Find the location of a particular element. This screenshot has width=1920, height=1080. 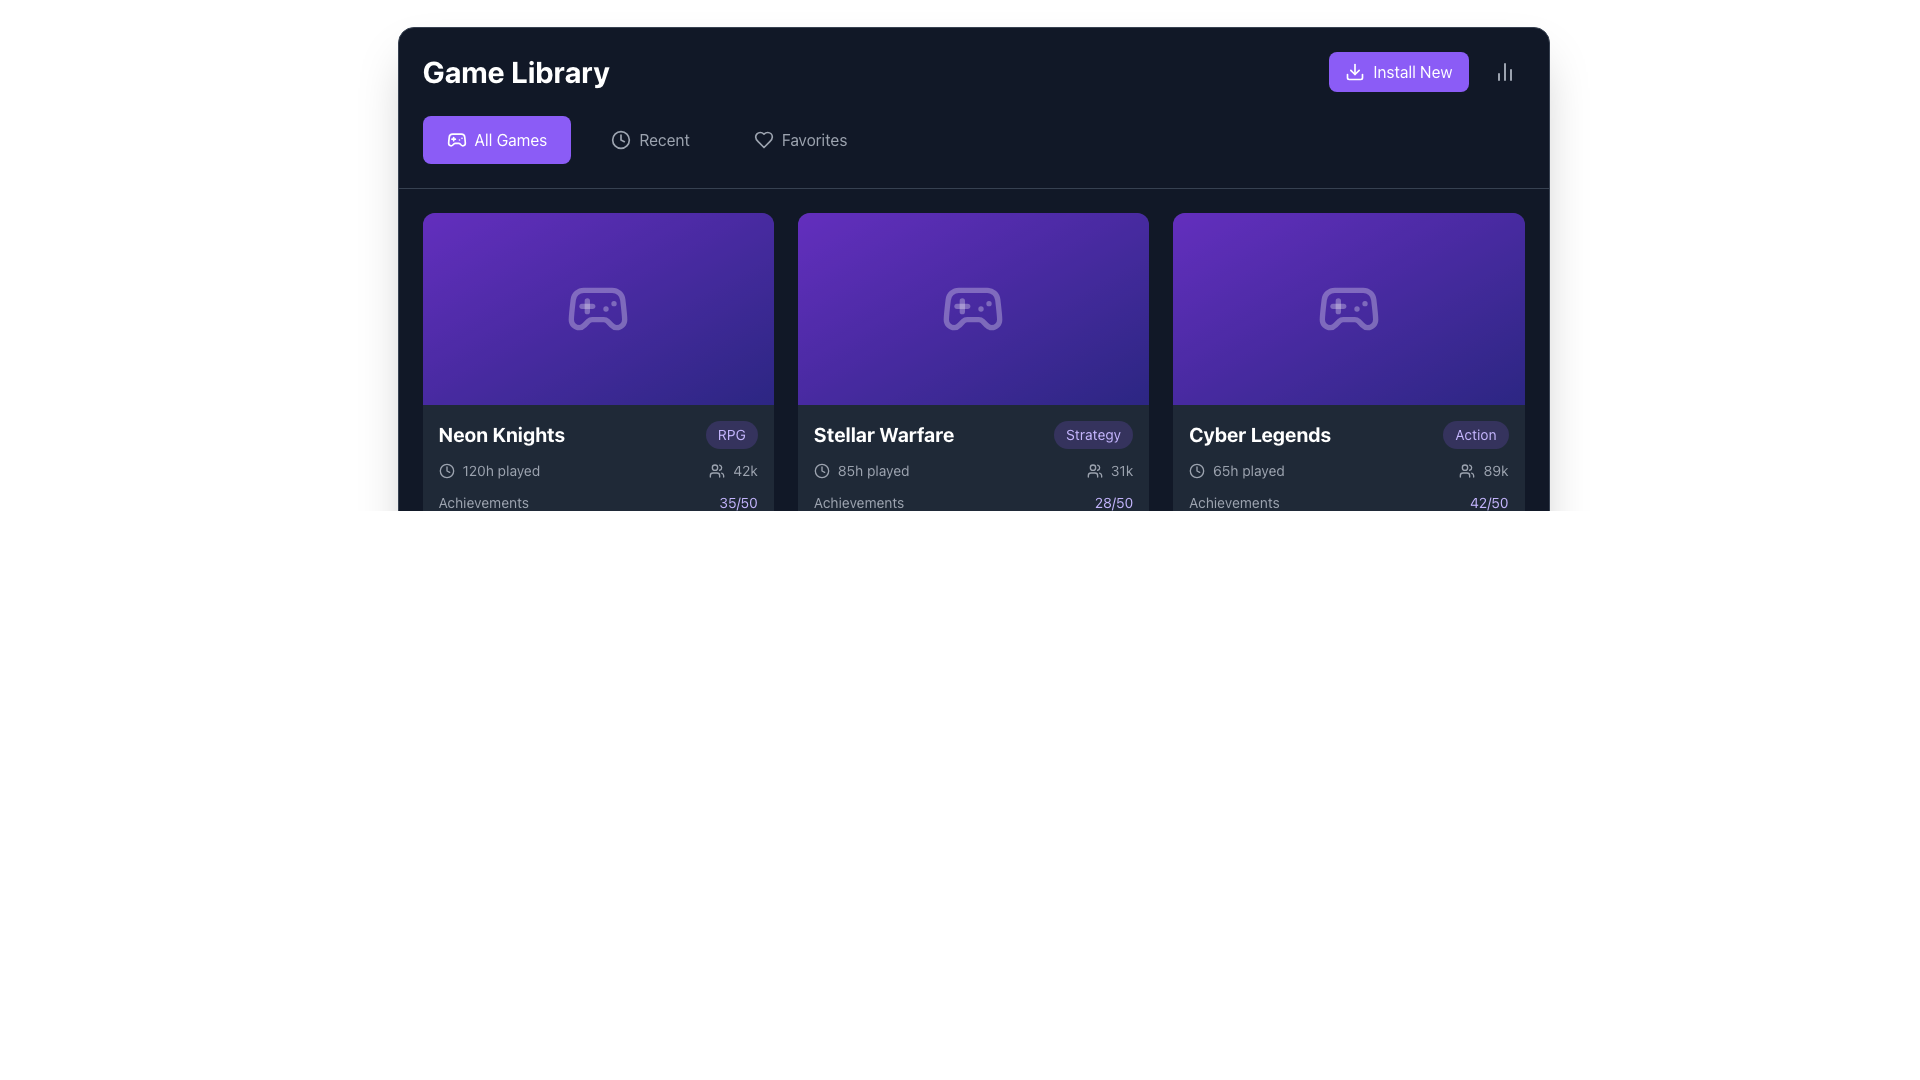

the 'Install New' button text, which is displayed in bold white font on a purple background, located in the top-right section of the interface is located at coordinates (1411, 71).